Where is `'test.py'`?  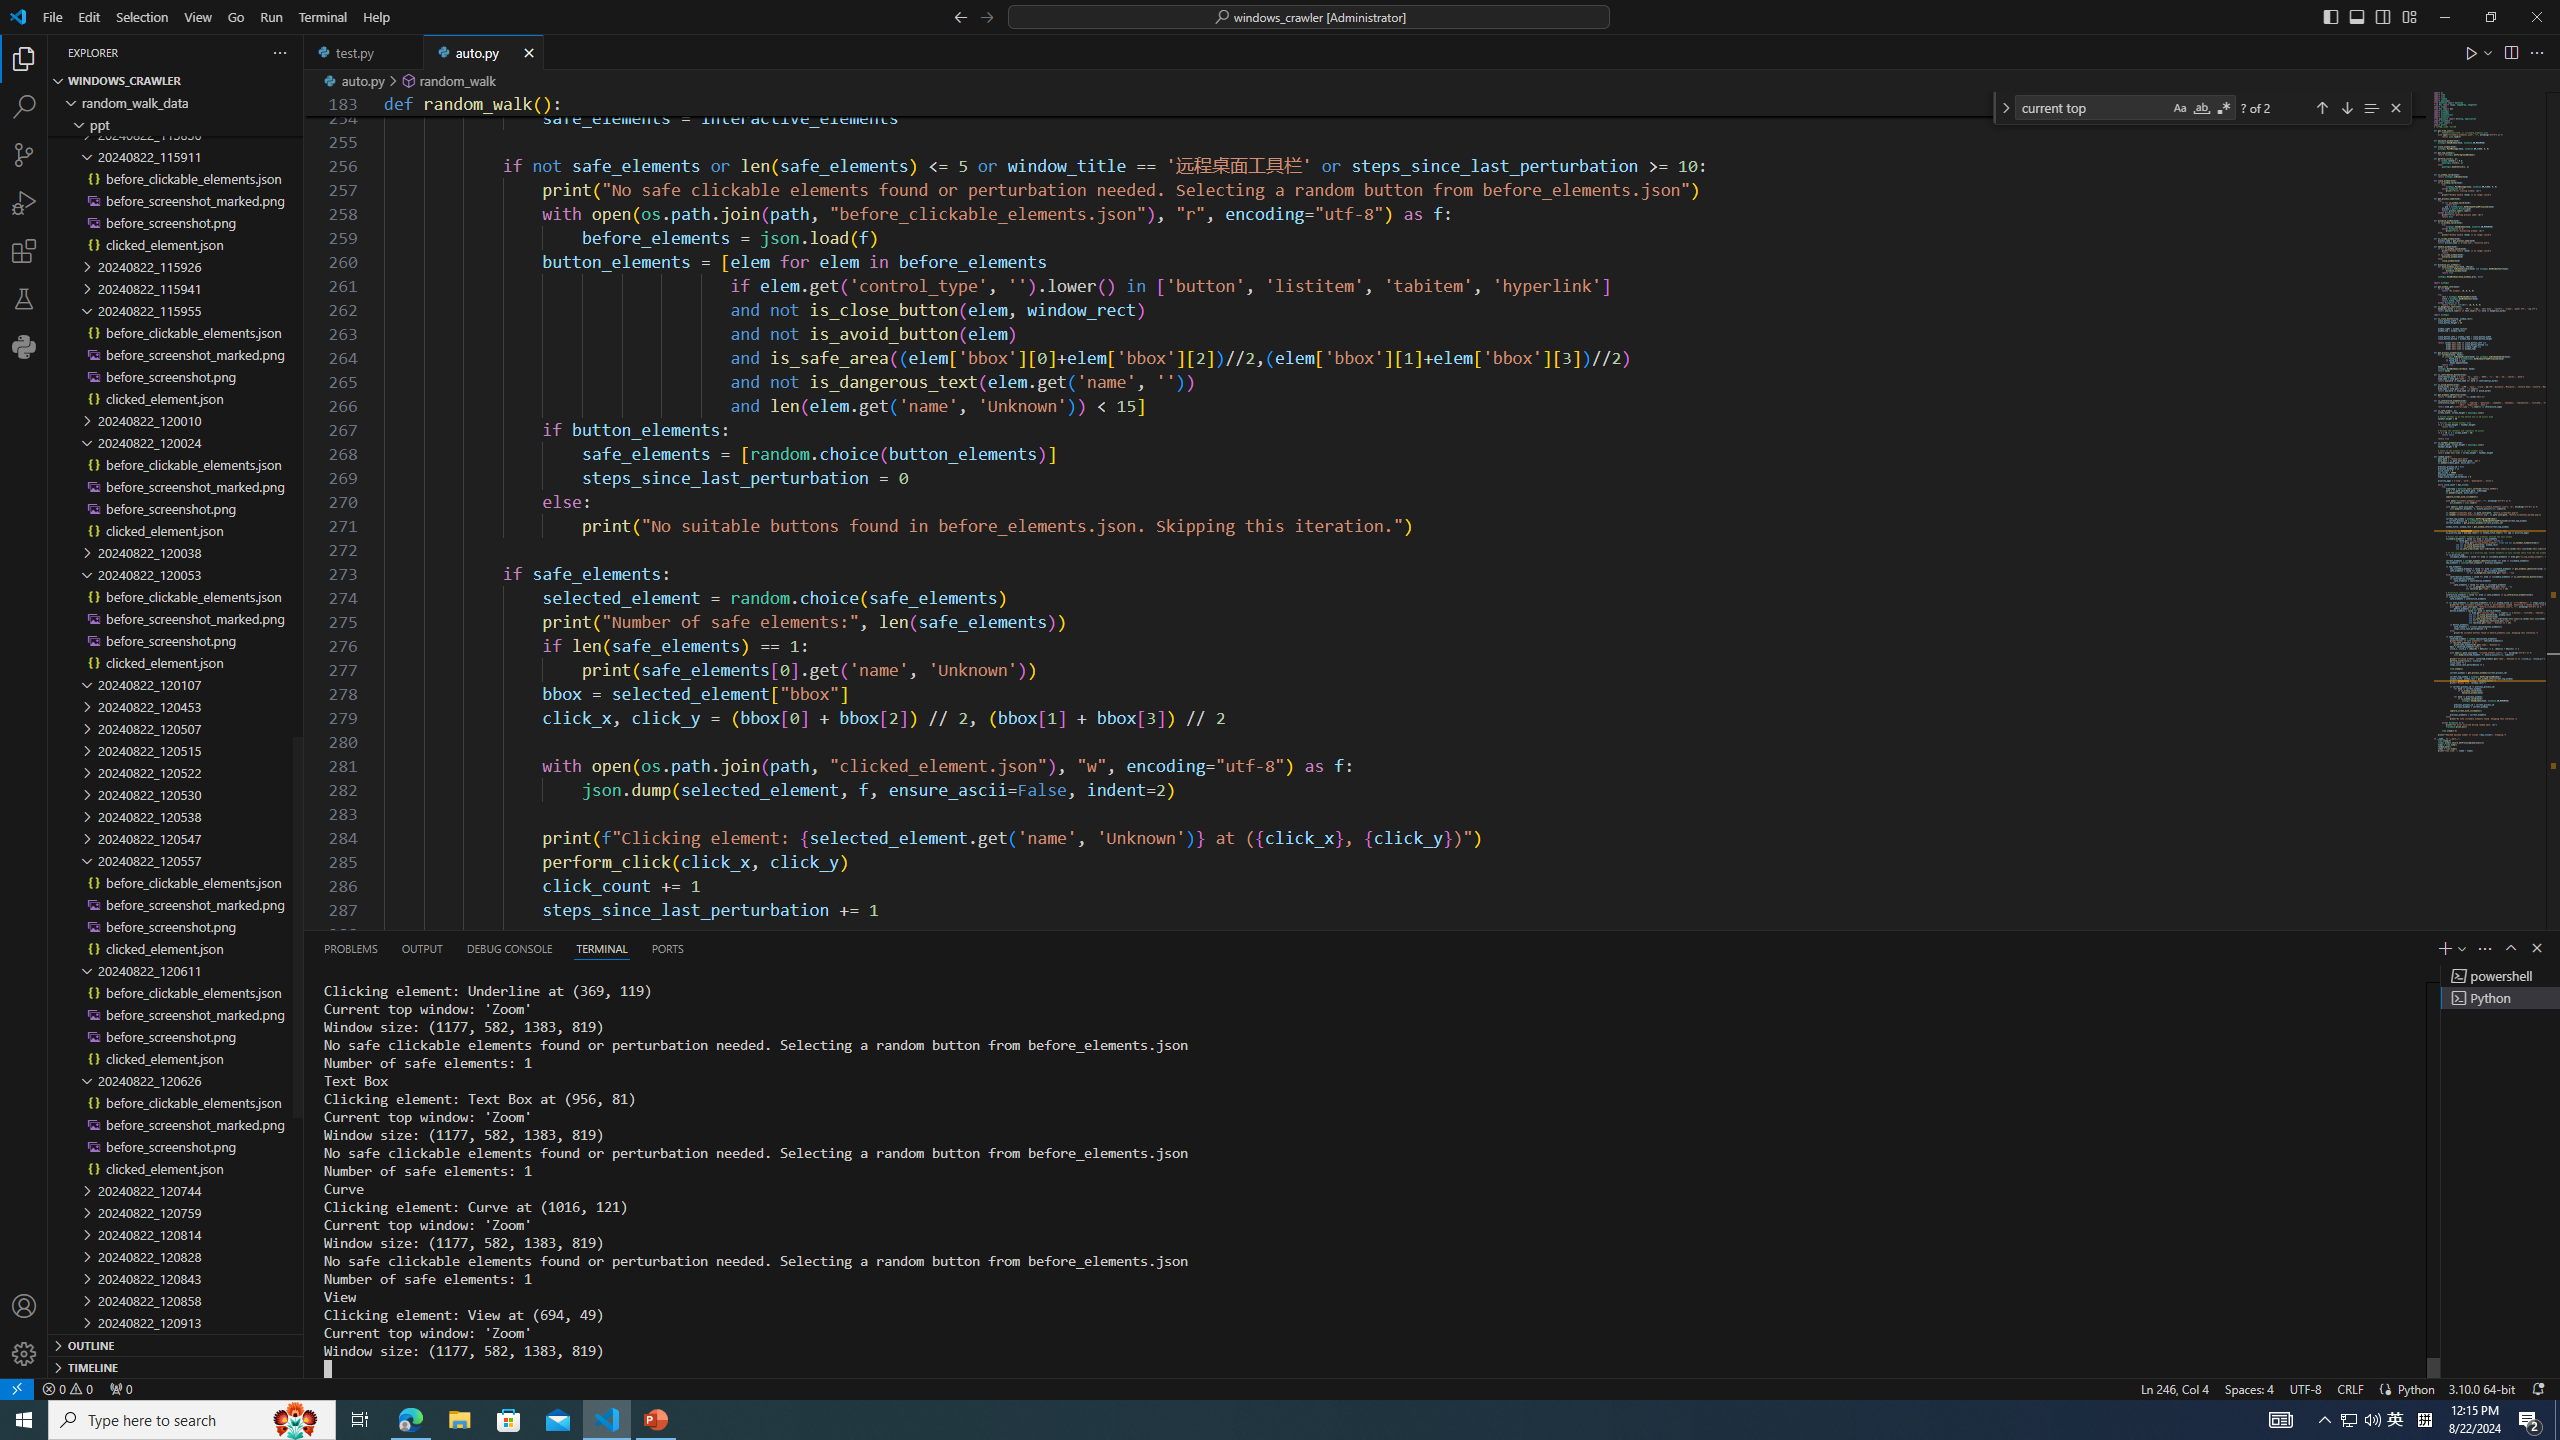
'test.py' is located at coordinates (363, 51).